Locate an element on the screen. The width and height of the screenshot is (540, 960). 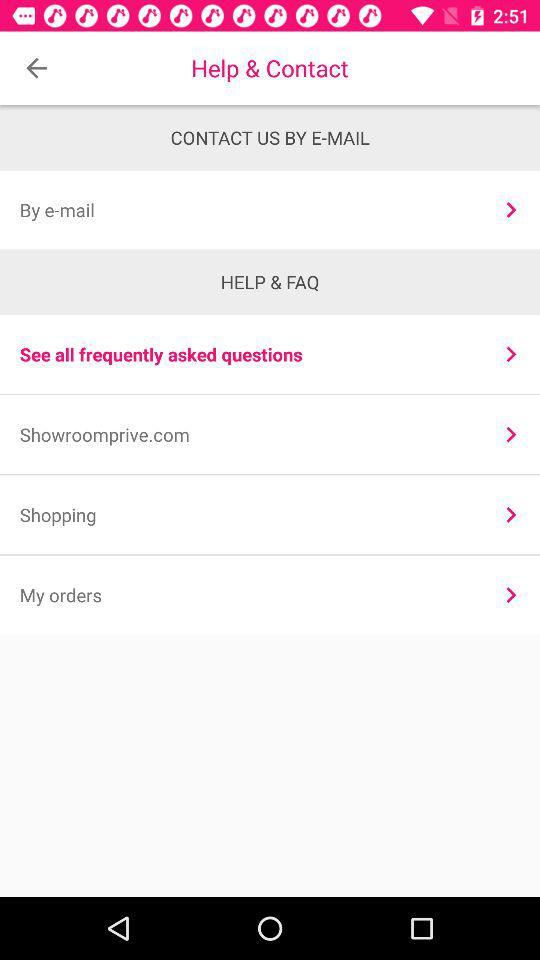
item below the shopping icon is located at coordinates (511, 595).